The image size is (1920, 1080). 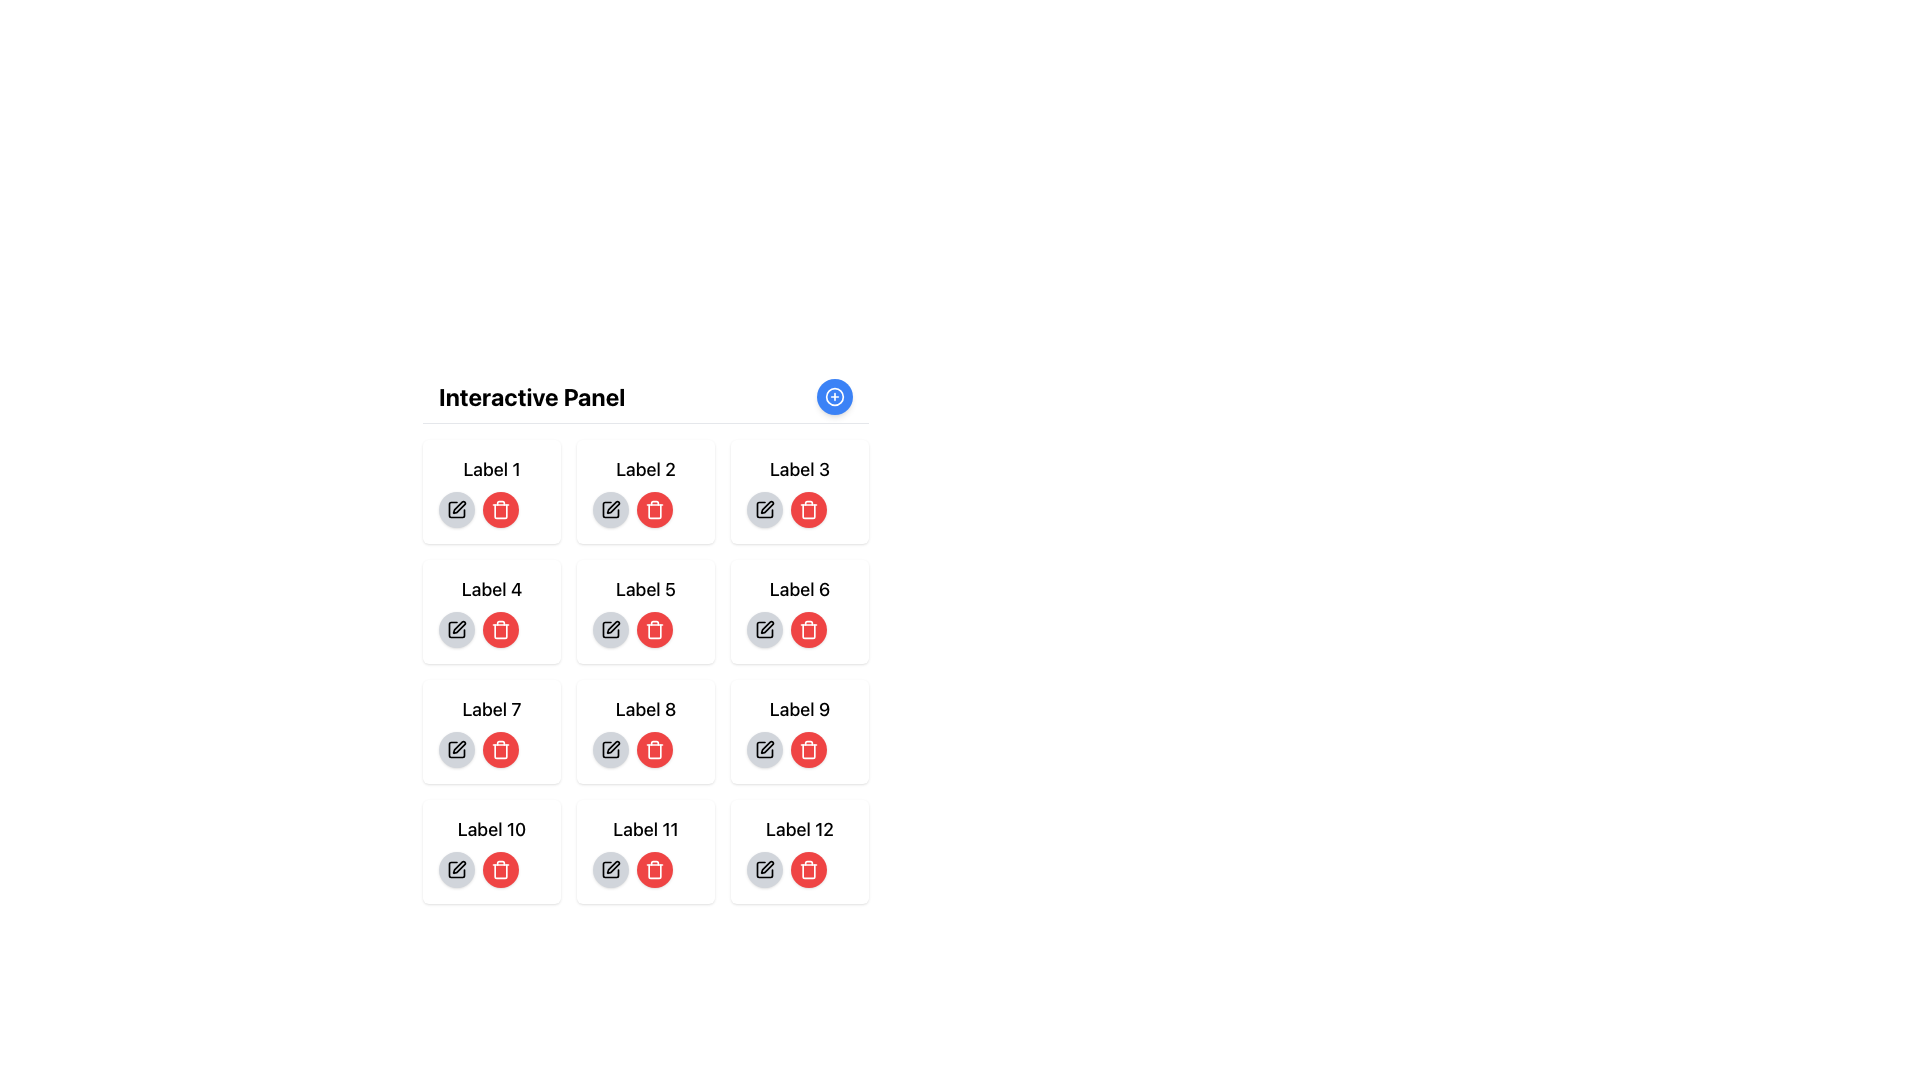 I want to click on the rounded red button with a trash bin icon located in the third column of the first row under the heading 'Interactive Panel', so click(x=800, y=492).